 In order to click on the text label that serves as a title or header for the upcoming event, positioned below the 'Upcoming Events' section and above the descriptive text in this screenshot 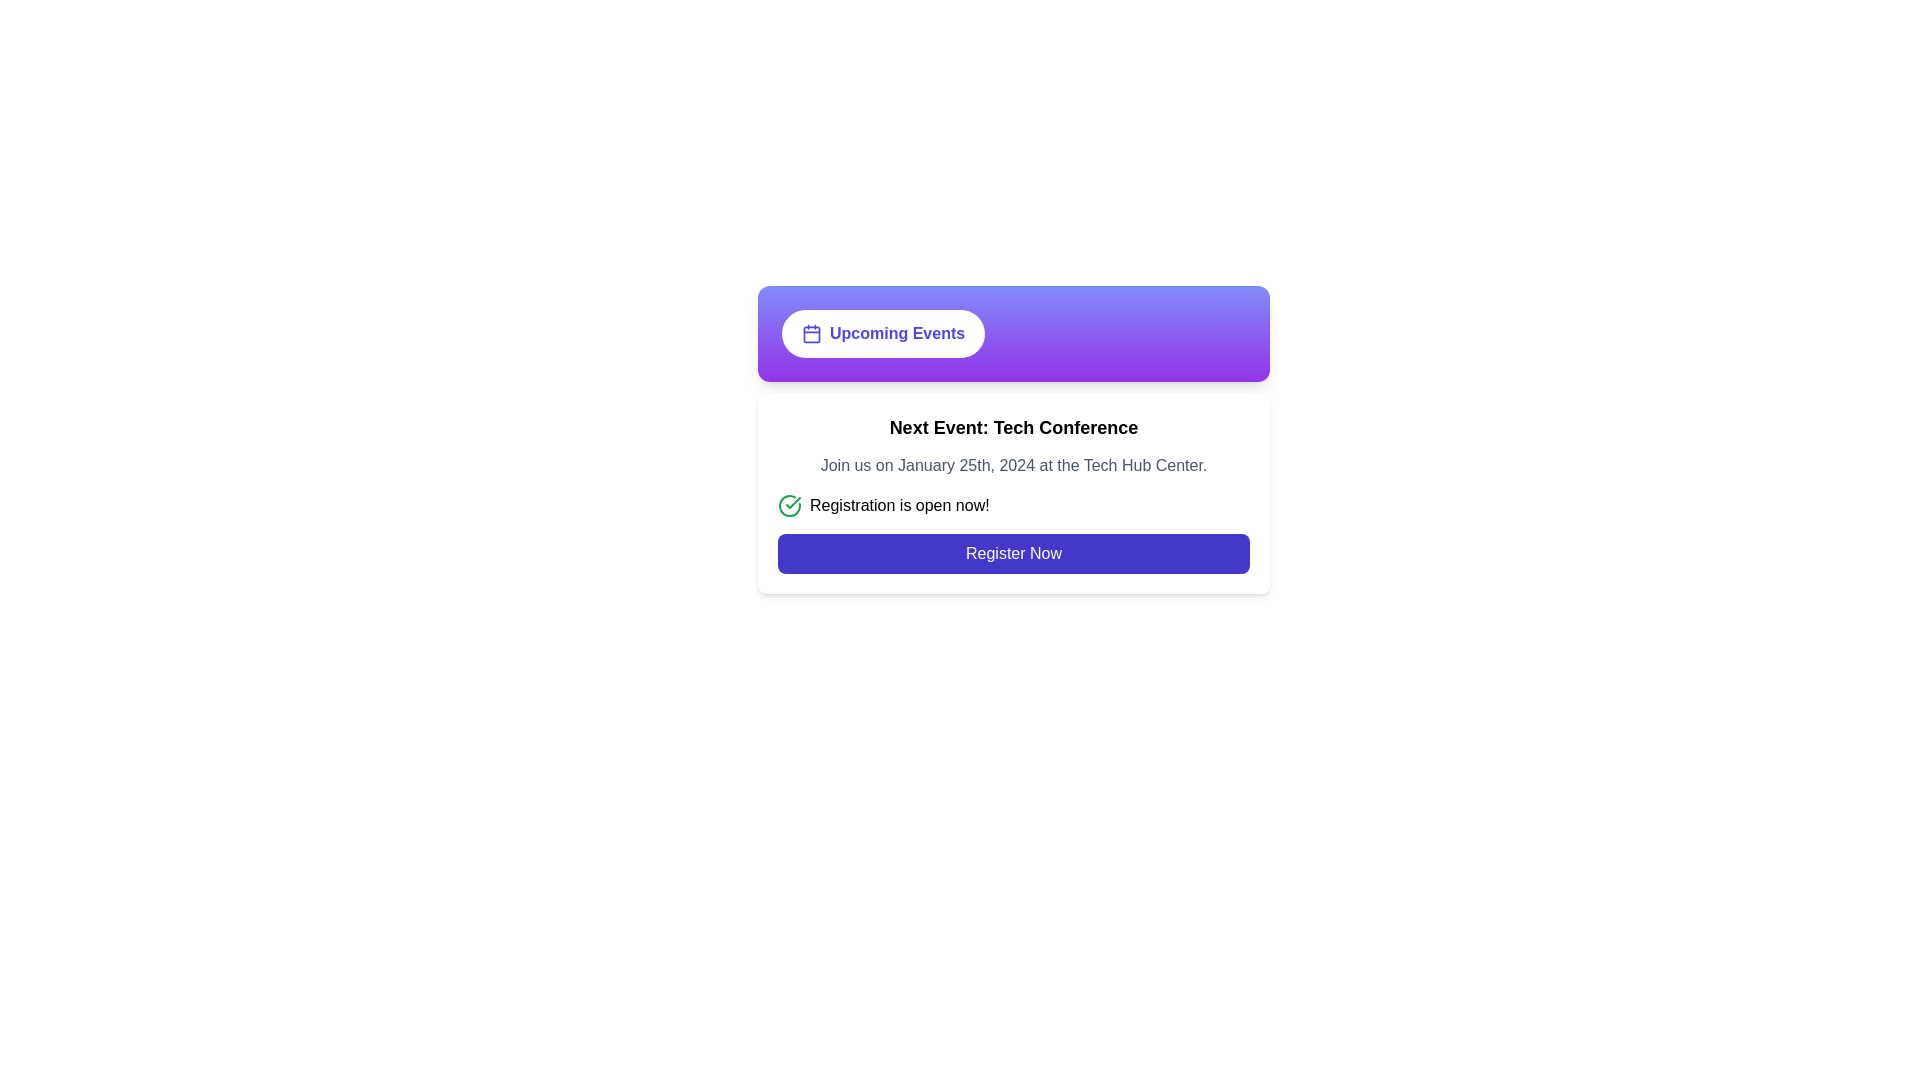, I will do `click(1013, 427)`.